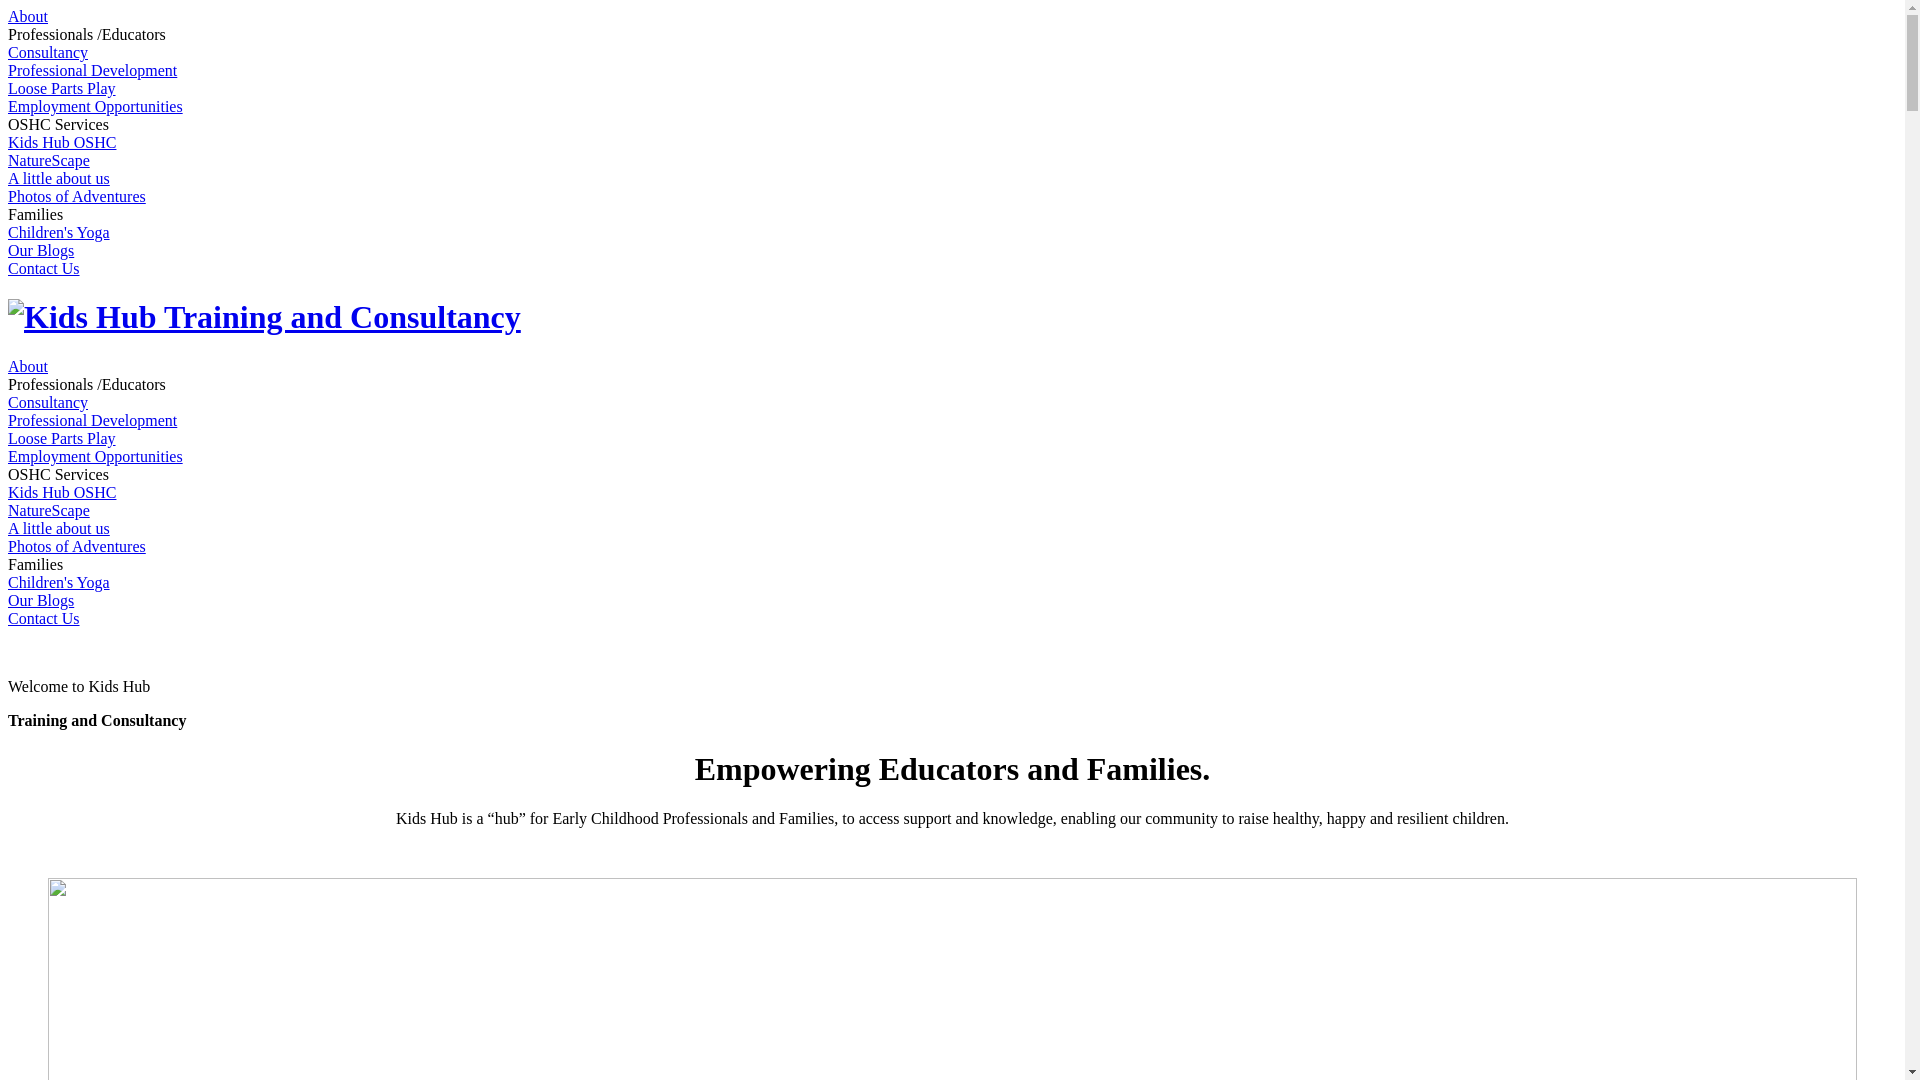 The image size is (1920, 1080). What do you see at coordinates (8, 196) in the screenshot?
I see `'Photos of Adventures'` at bounding box center [8, 196].